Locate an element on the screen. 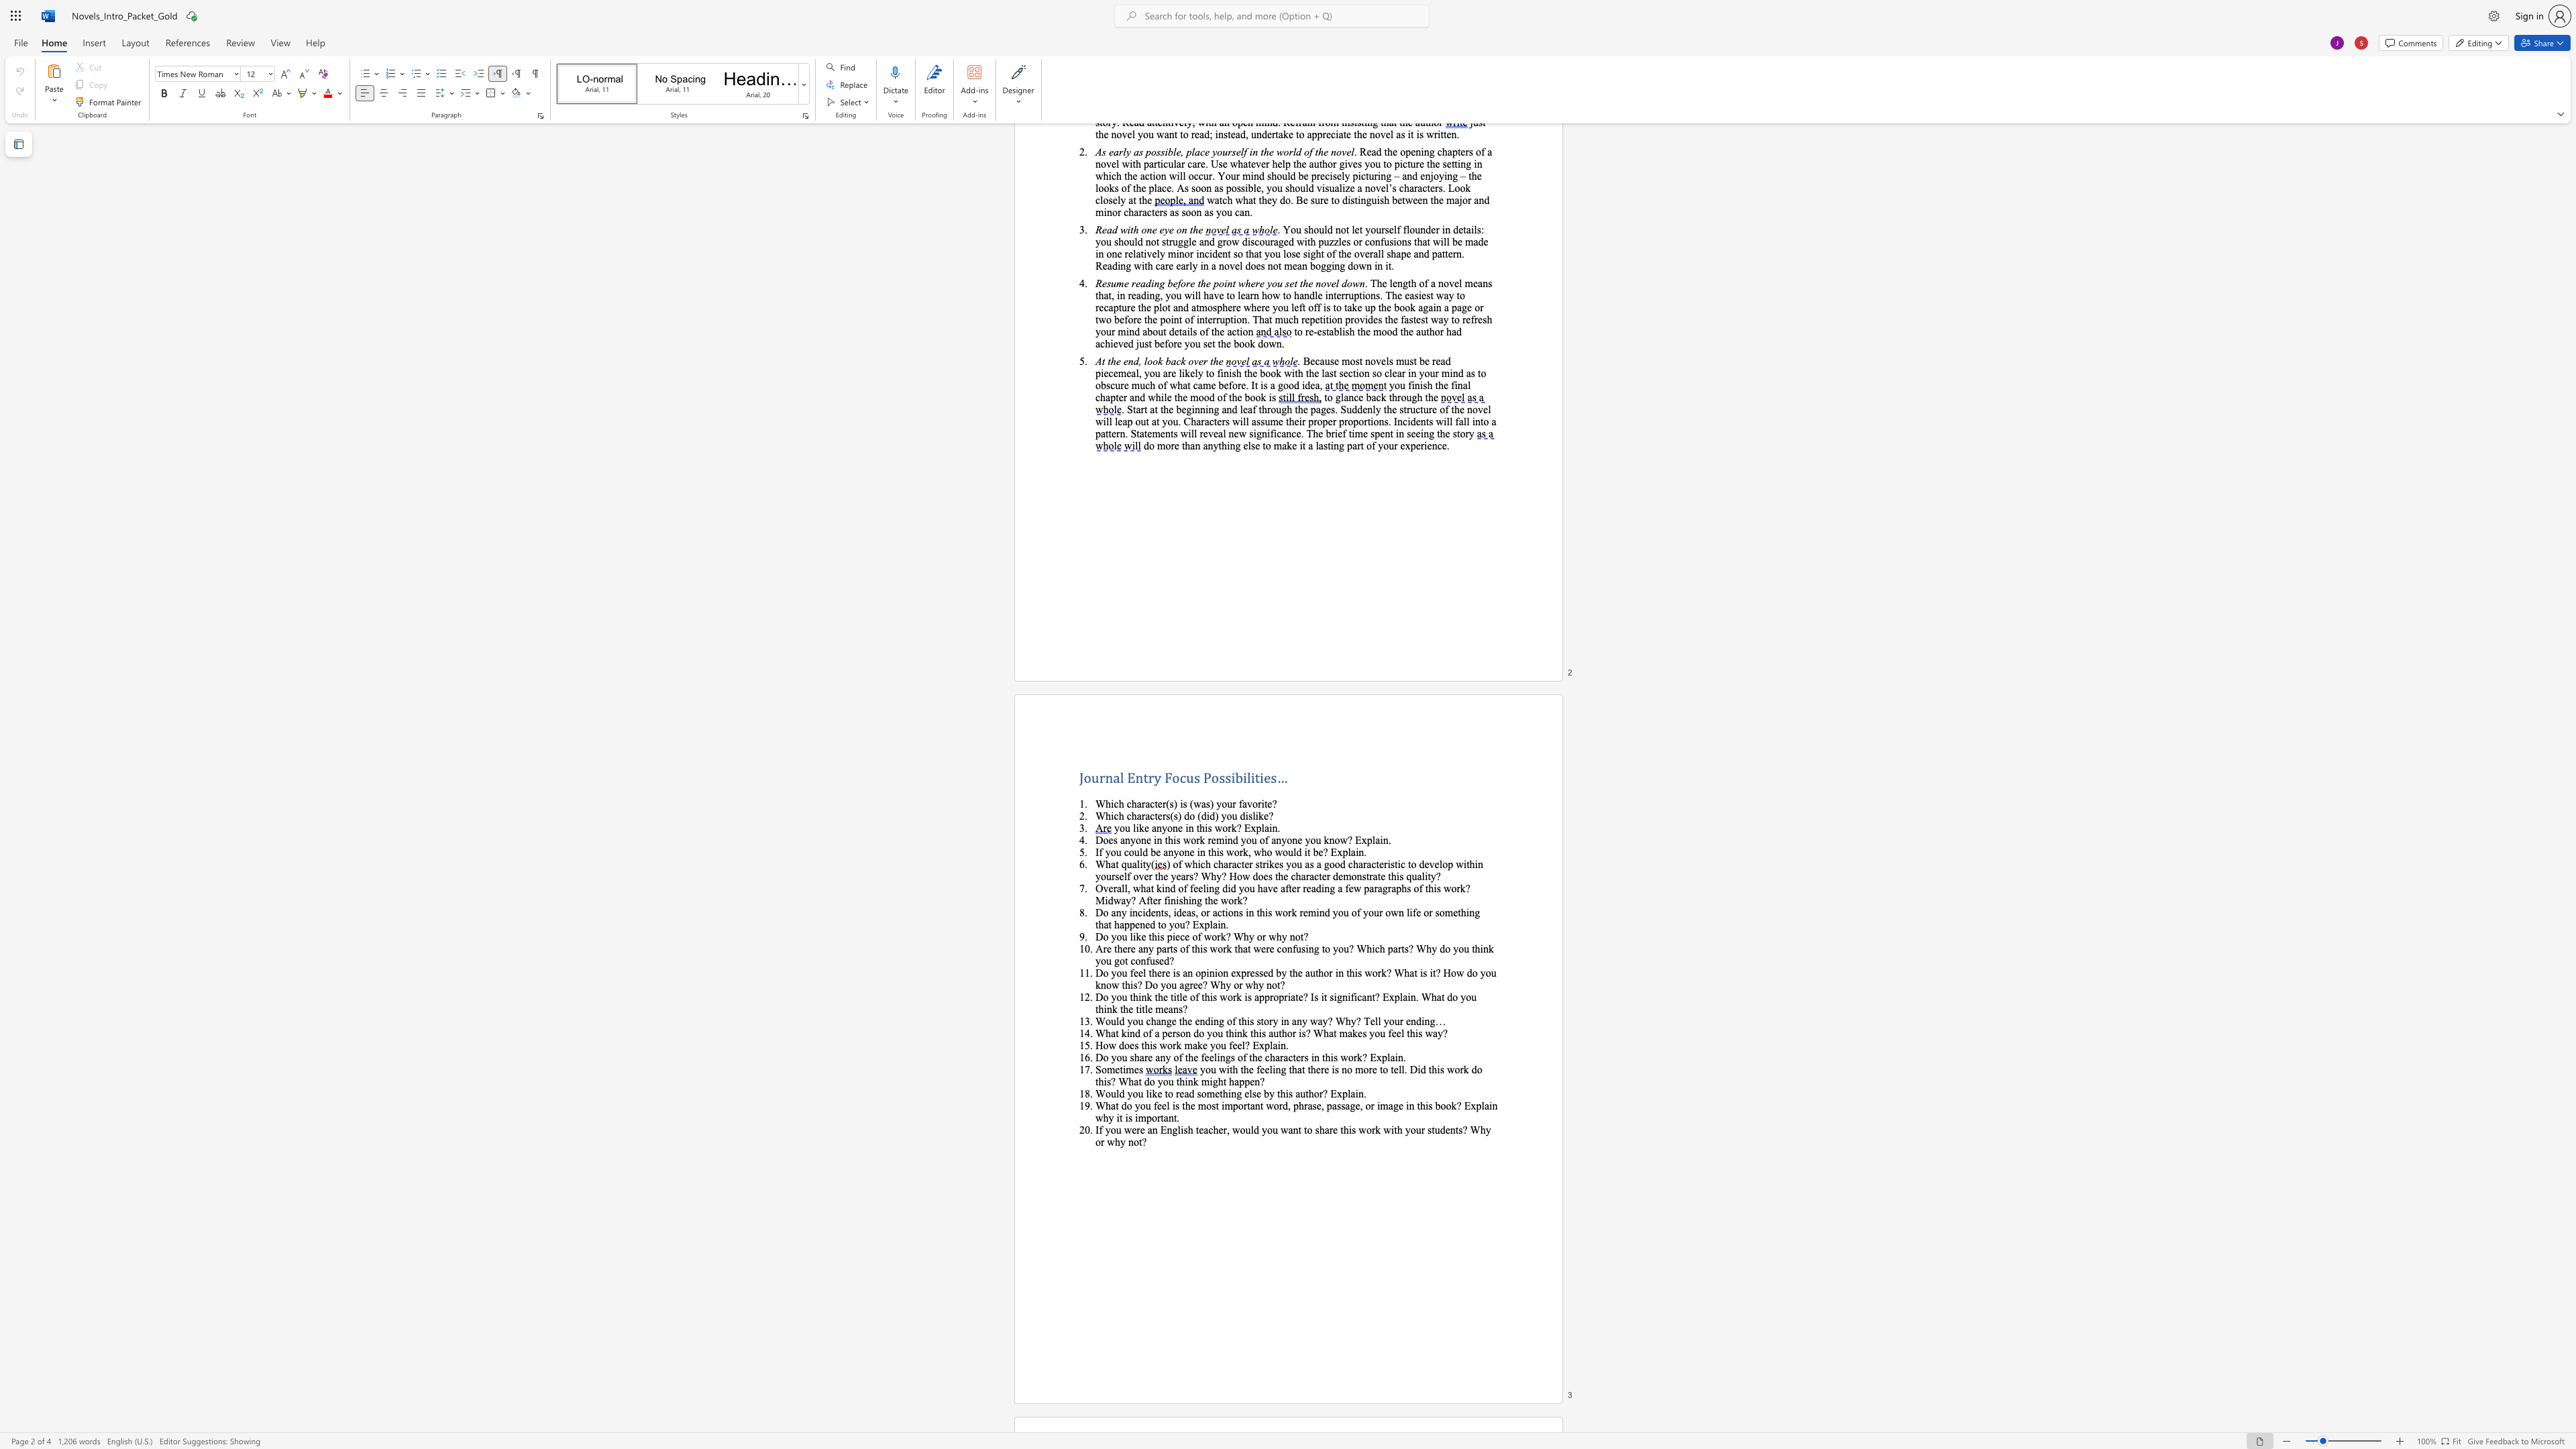 The height and width of the screenshot is (1449, 2576). the subset text "o you think the title of this wor" within the text "Do you think the title of this work is" is located at coordinates (1103, 996).